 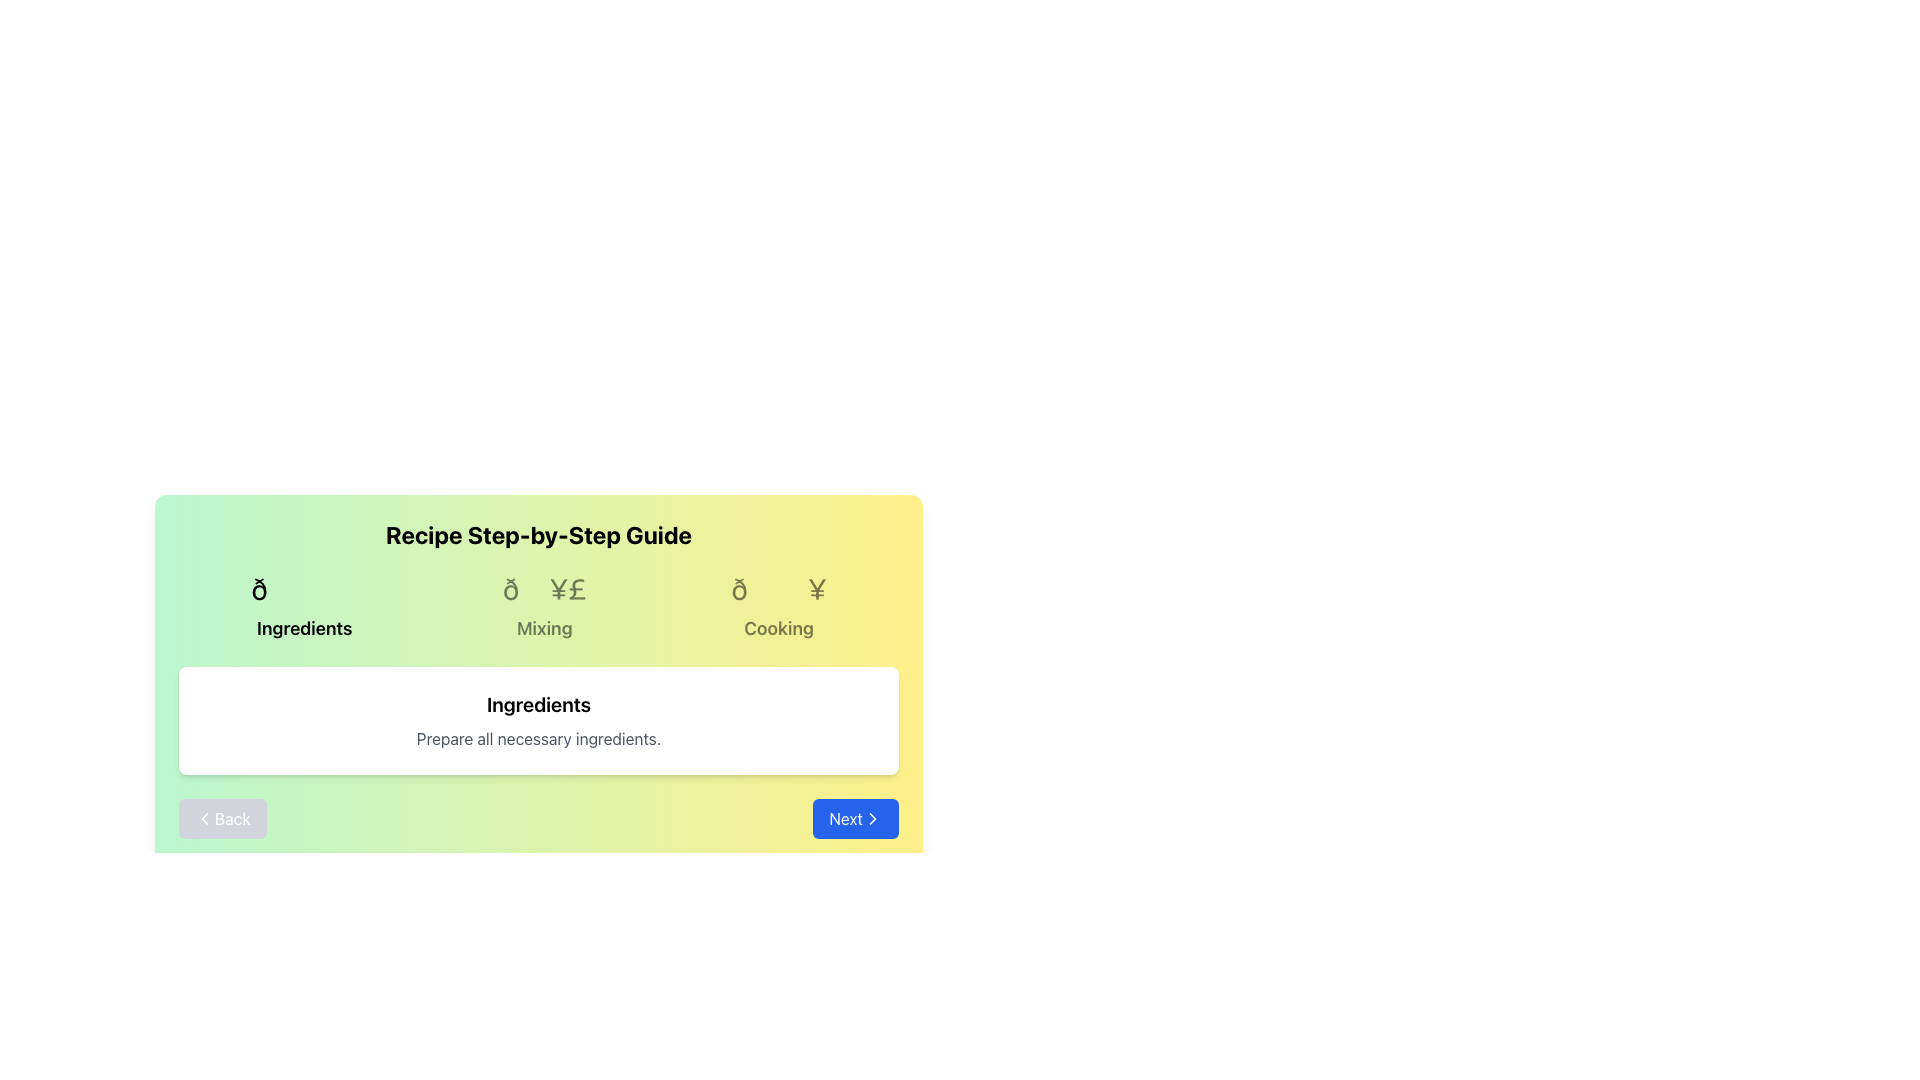 I want to click on the forward action icon located within the 'Next' button at the bottom-right of the interface, positioned to the right of the 'Next' text, so click(x=873, y=818).